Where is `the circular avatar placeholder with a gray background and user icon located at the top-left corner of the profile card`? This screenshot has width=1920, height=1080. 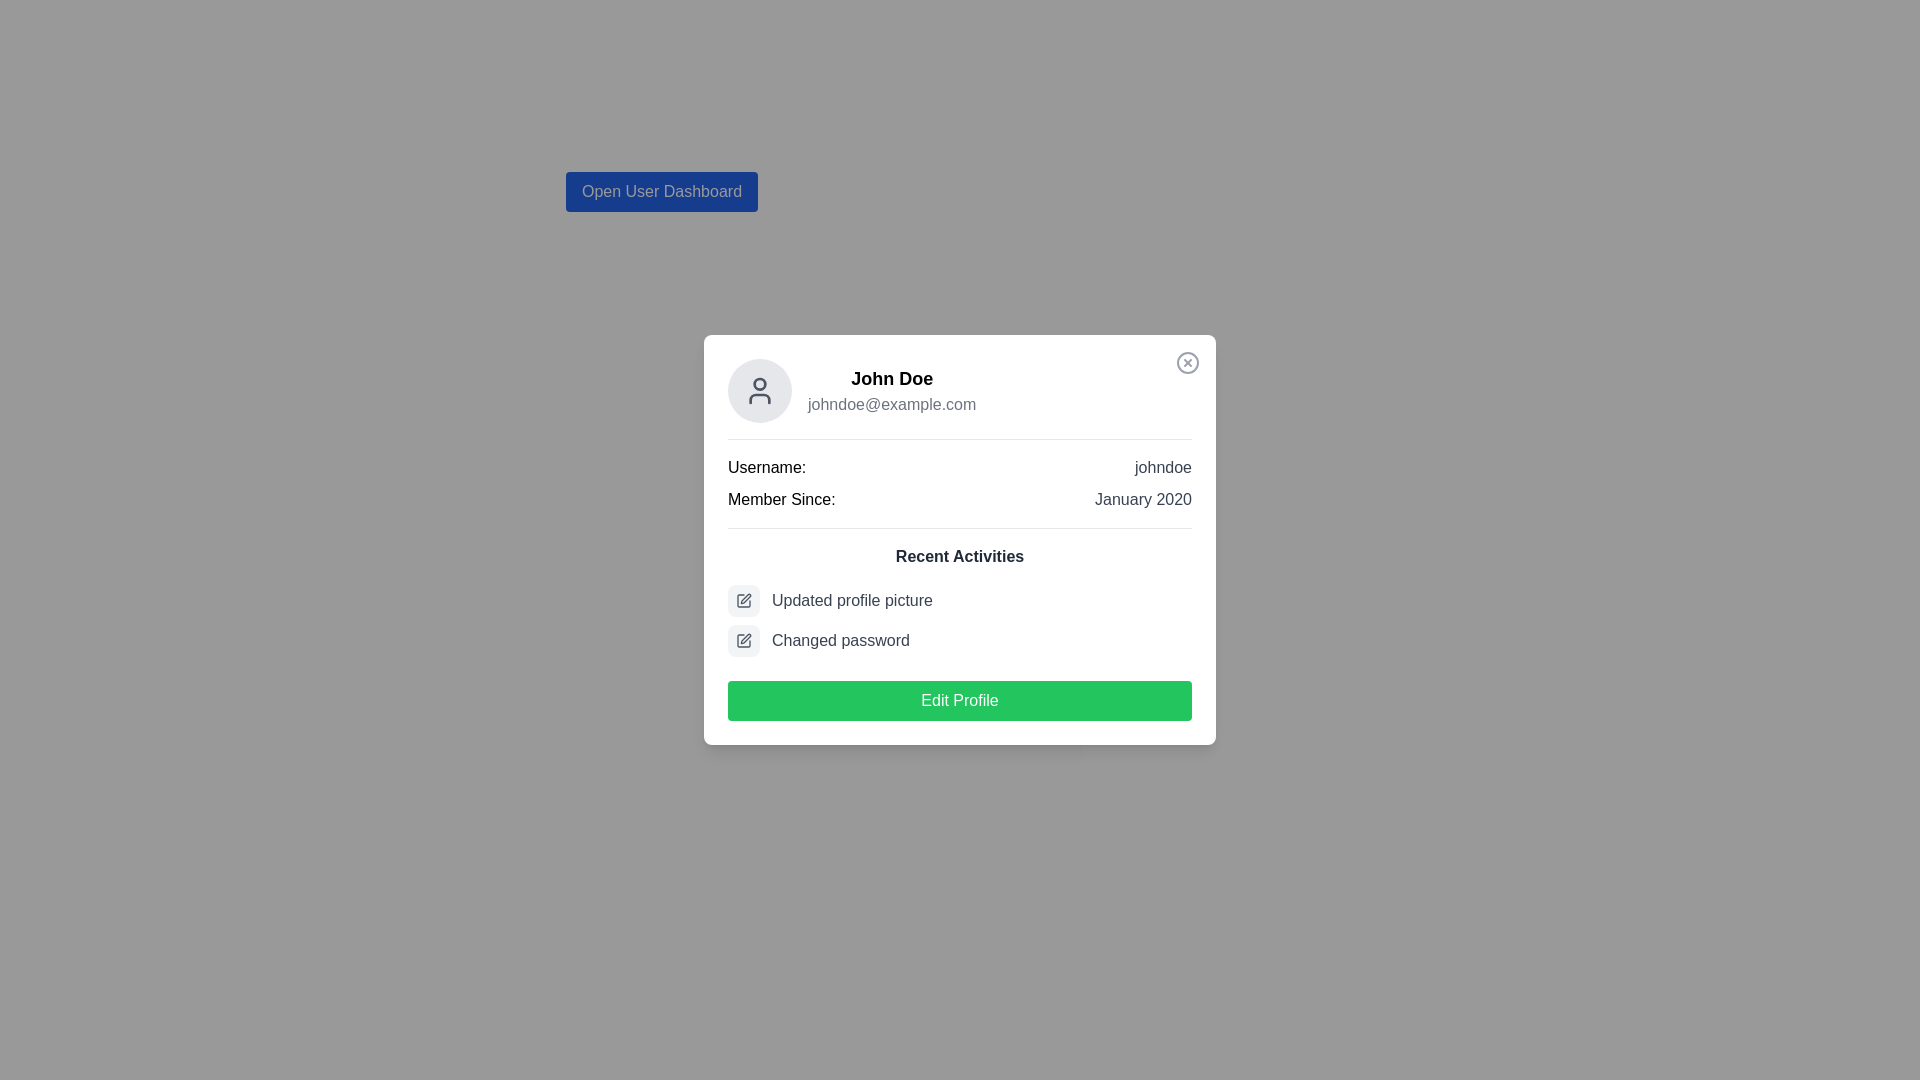
the circular avatar placeholder with a gray background and user icon located at the top-left corner of the profile card is located at coordinates (758, 390).